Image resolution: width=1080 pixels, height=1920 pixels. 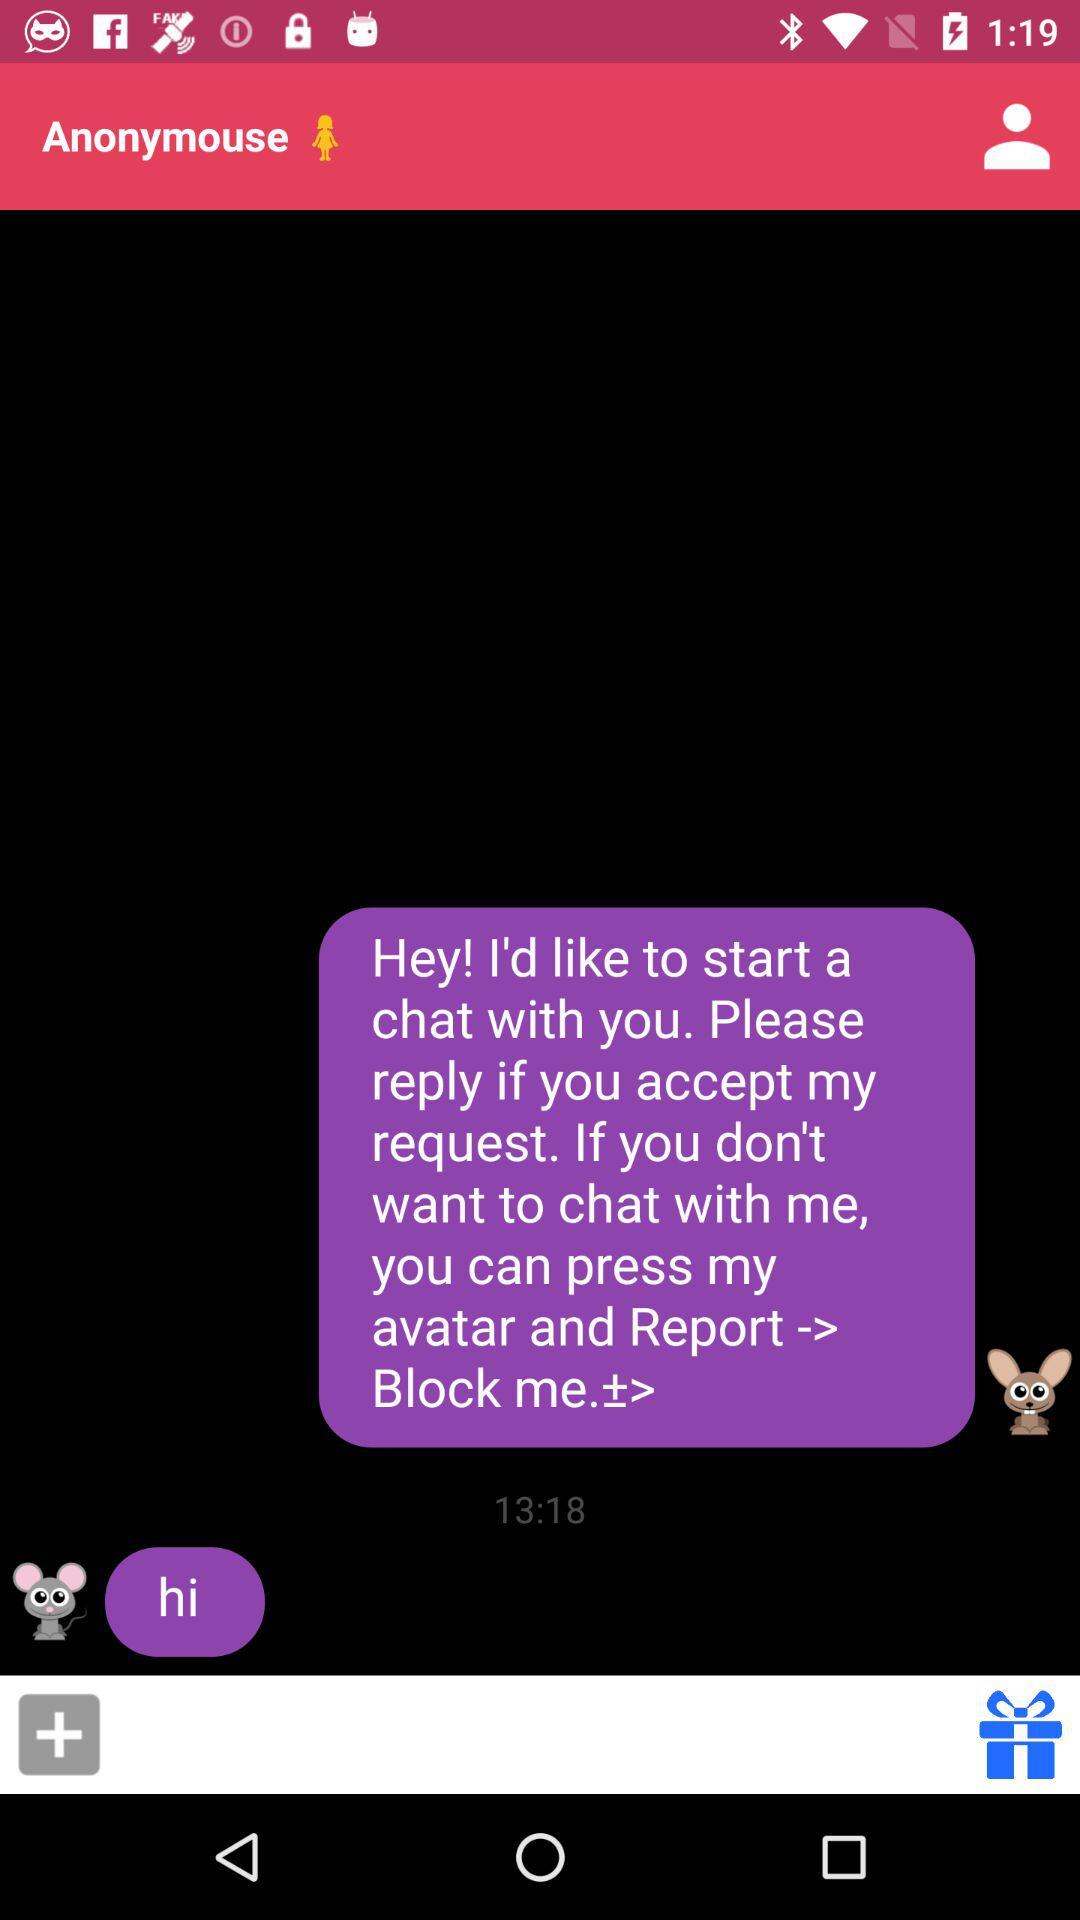 What do you see at coordinates (546, 1733) in the screenshot?
I see `icon below the hi  item` at bounding box center [546, 1733].